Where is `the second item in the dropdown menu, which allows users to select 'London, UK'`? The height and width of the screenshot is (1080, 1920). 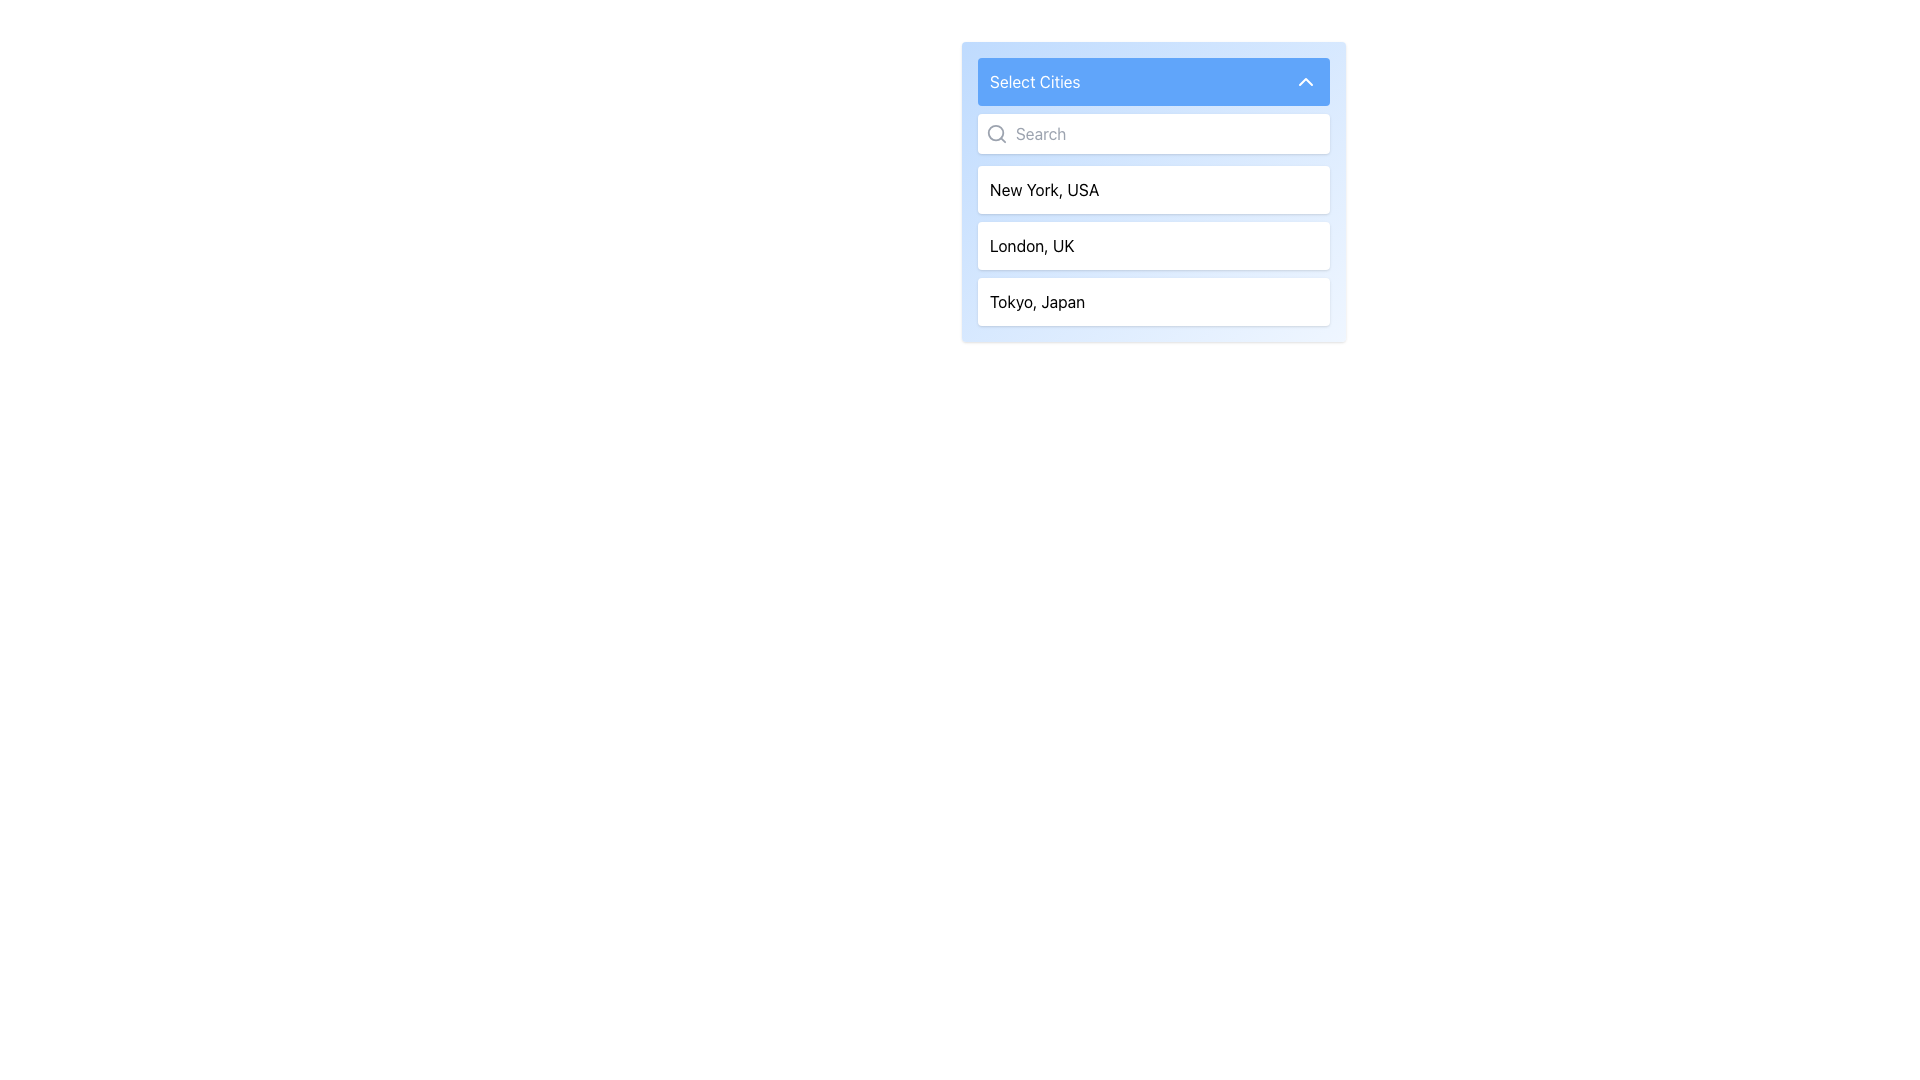 the second item in the dropdown menu, which allows users to select 'London, UK' is located at coordinates (1153, 245).